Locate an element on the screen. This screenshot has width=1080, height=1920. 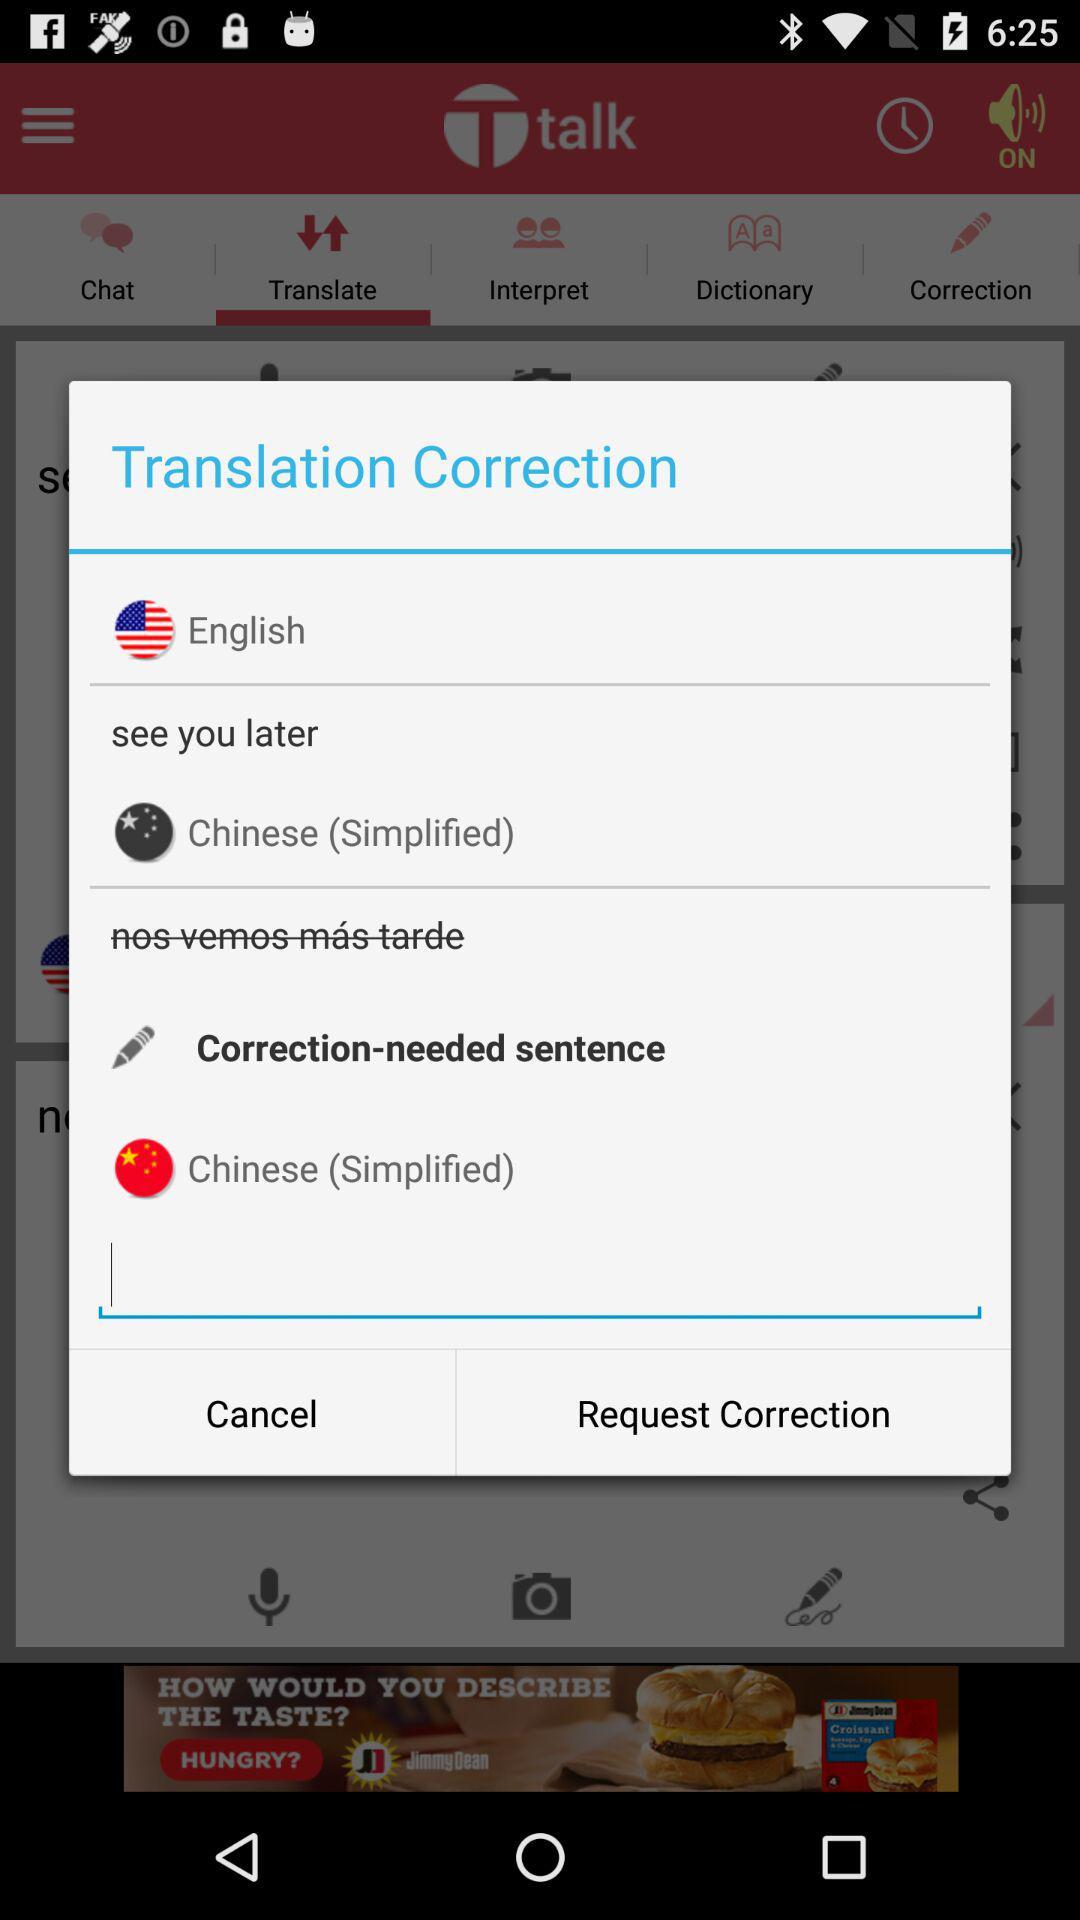
the item at the bottom left corner is located at coordinates (261, 1411).